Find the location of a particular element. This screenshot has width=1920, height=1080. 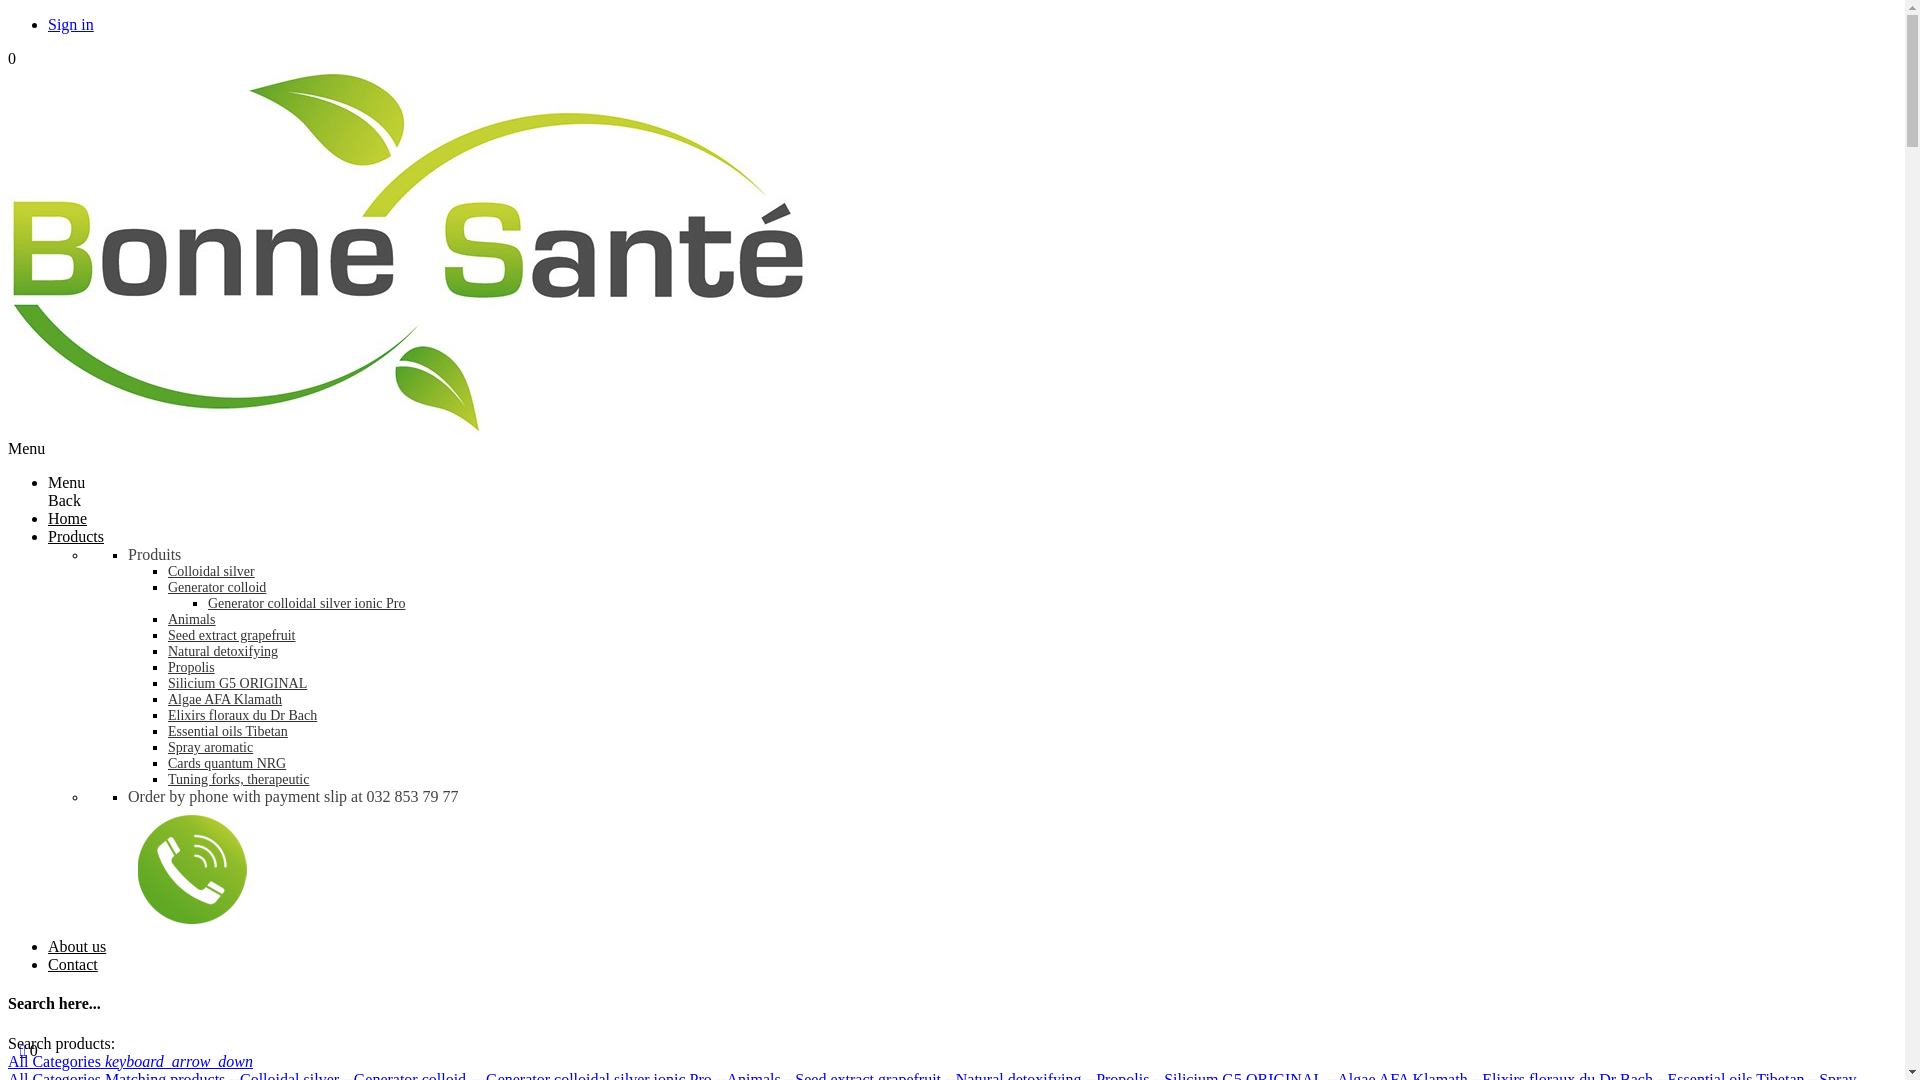

'Algae AFA Klamath' is located at coordinates (225, 698).